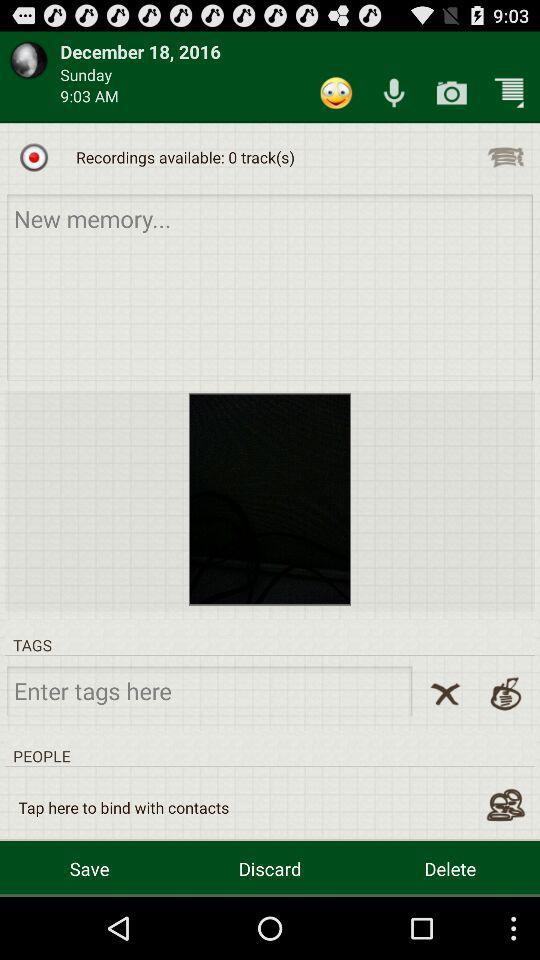  I want to click on the list icon, so click(504, 167).